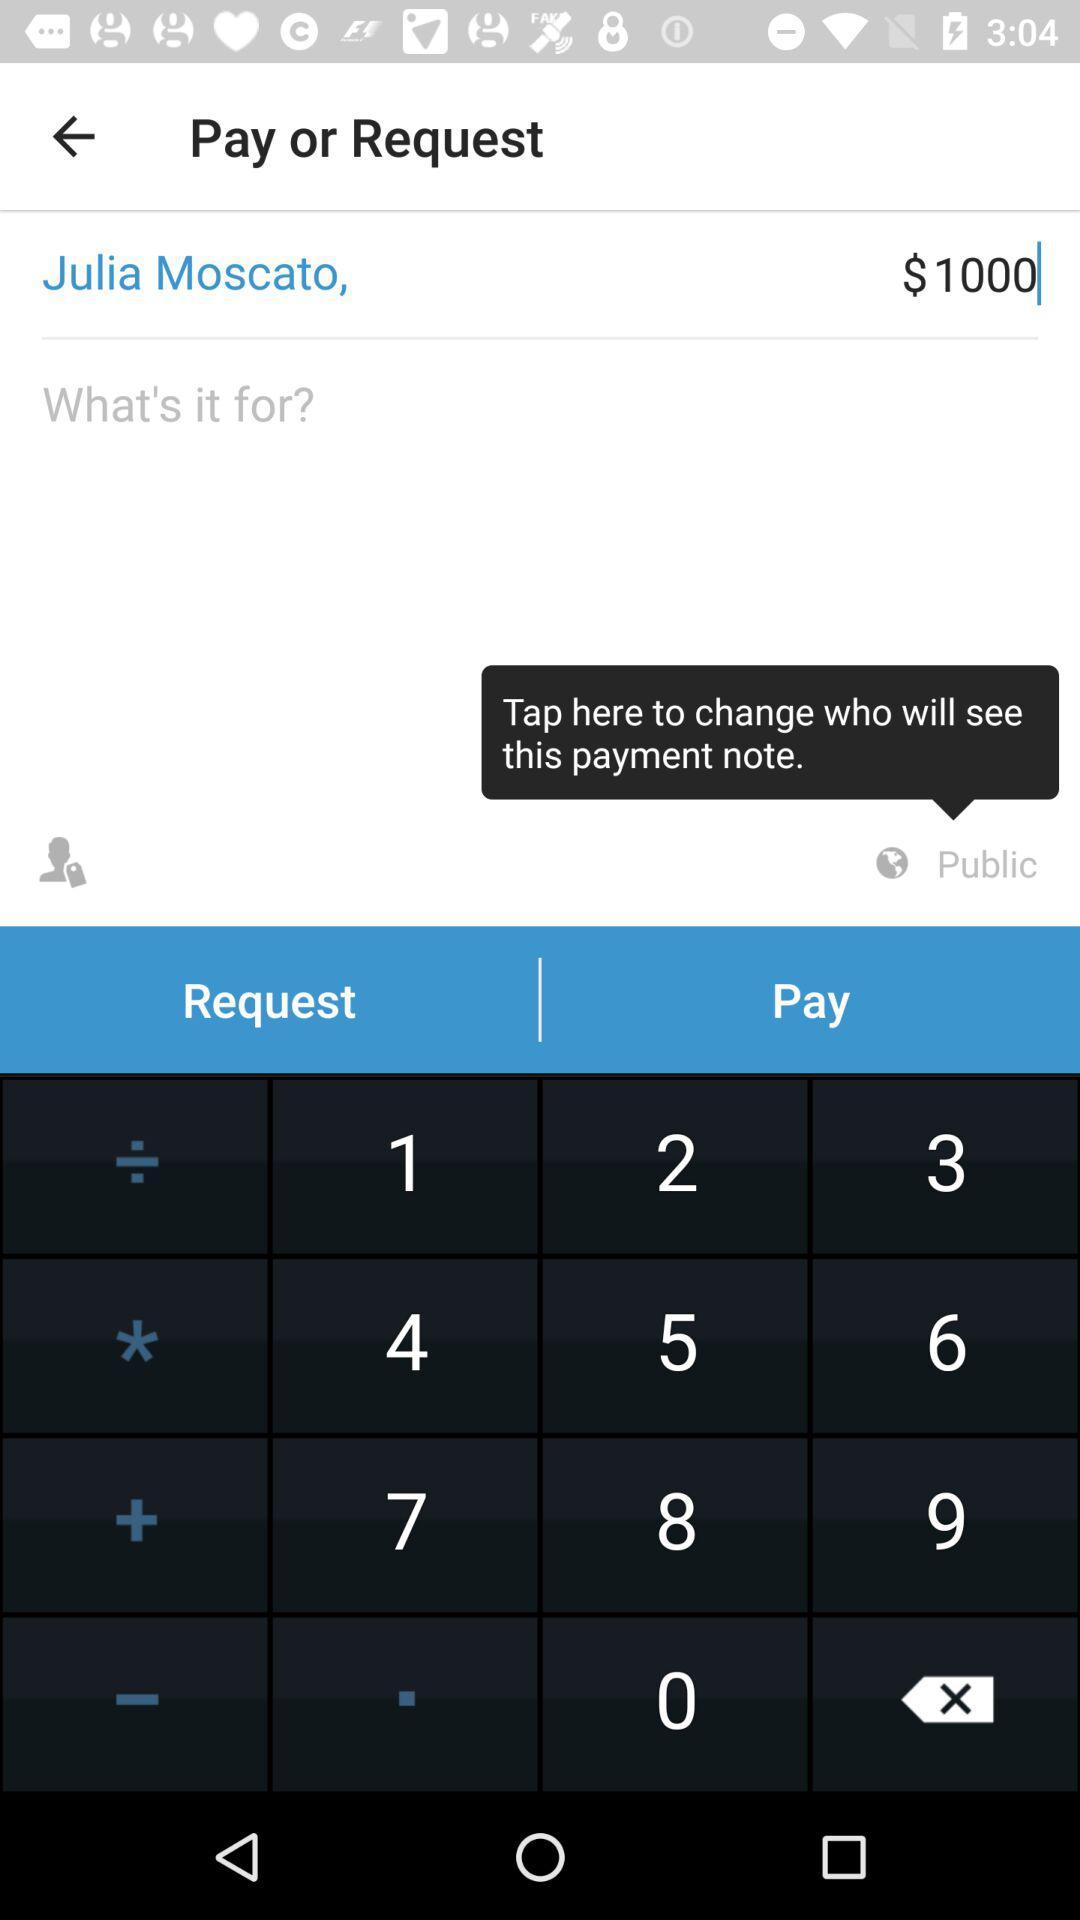 The image size is (1080, 1920). Describe the element at coordinates (952, 863) in the screenshot. I see `item above pay` at that location.